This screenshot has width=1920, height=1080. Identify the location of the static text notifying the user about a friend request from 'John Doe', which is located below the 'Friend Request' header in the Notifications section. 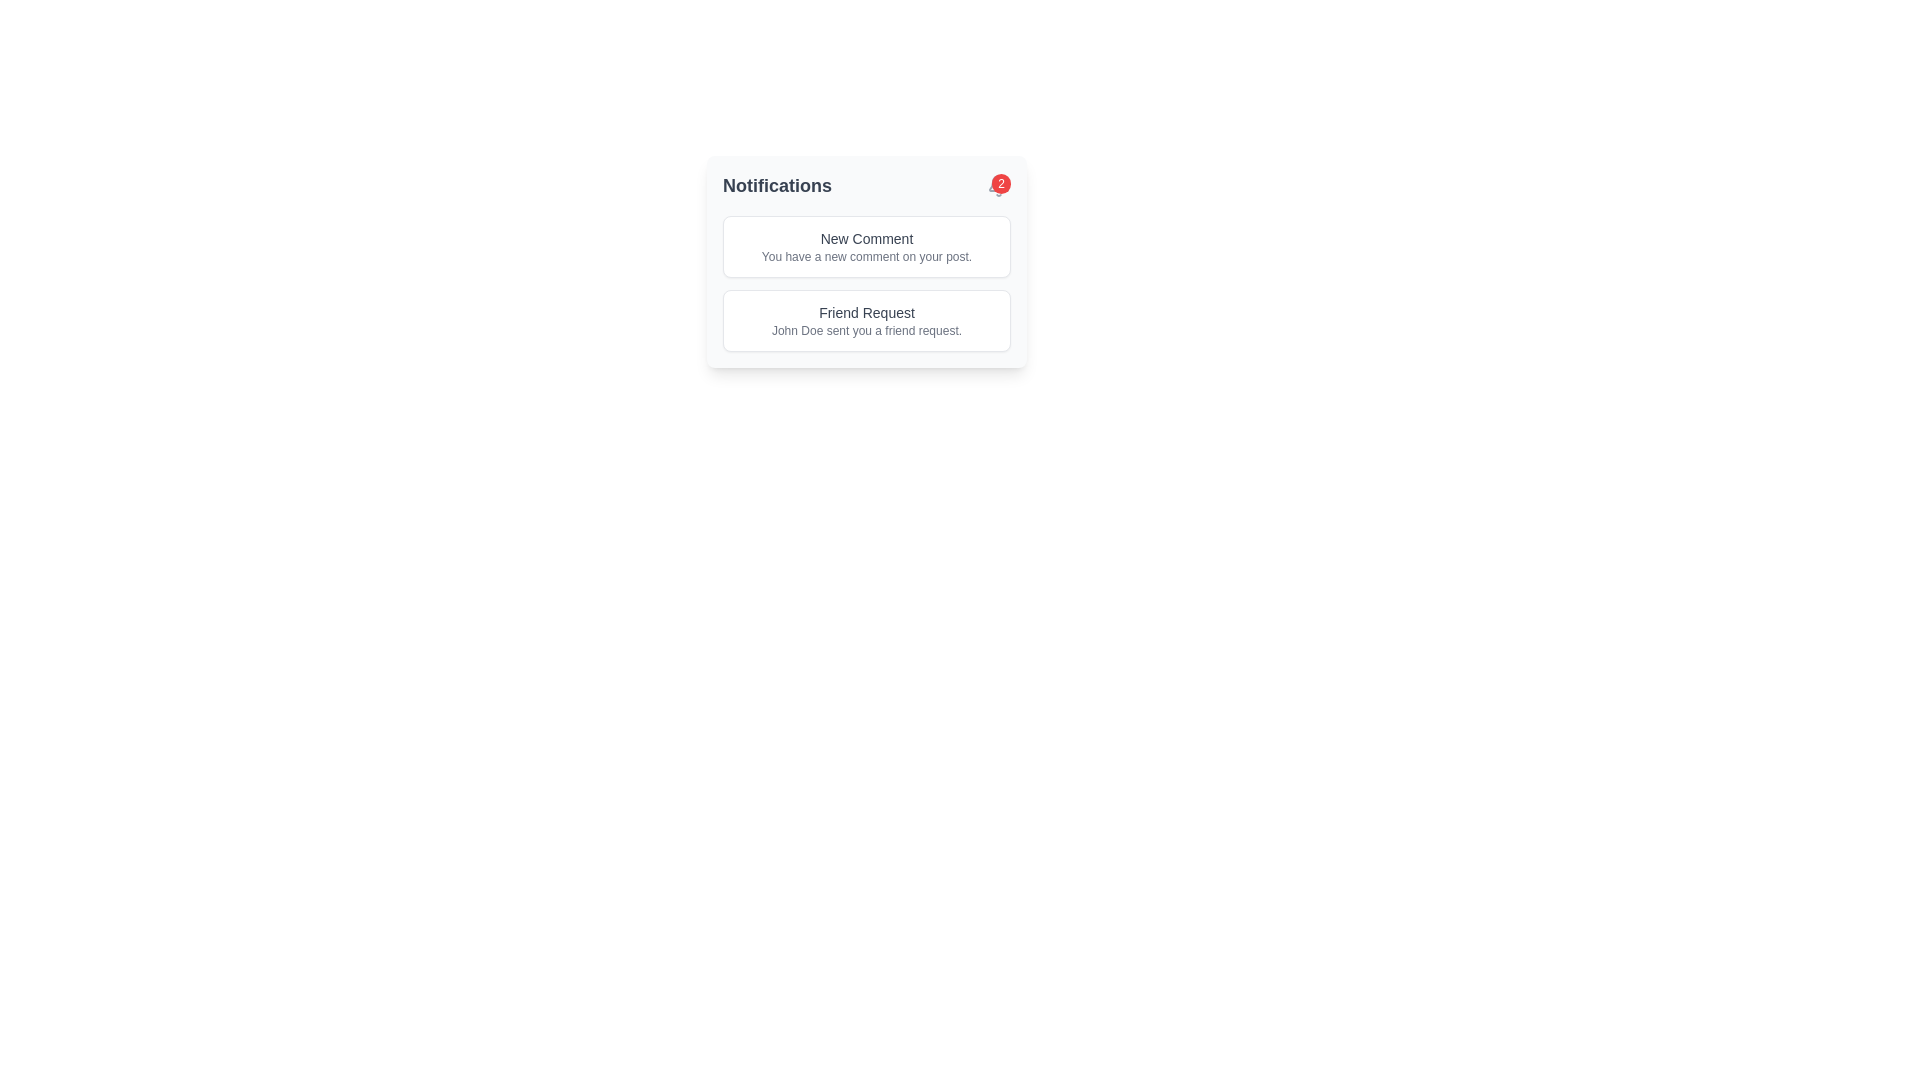
(867, 330).